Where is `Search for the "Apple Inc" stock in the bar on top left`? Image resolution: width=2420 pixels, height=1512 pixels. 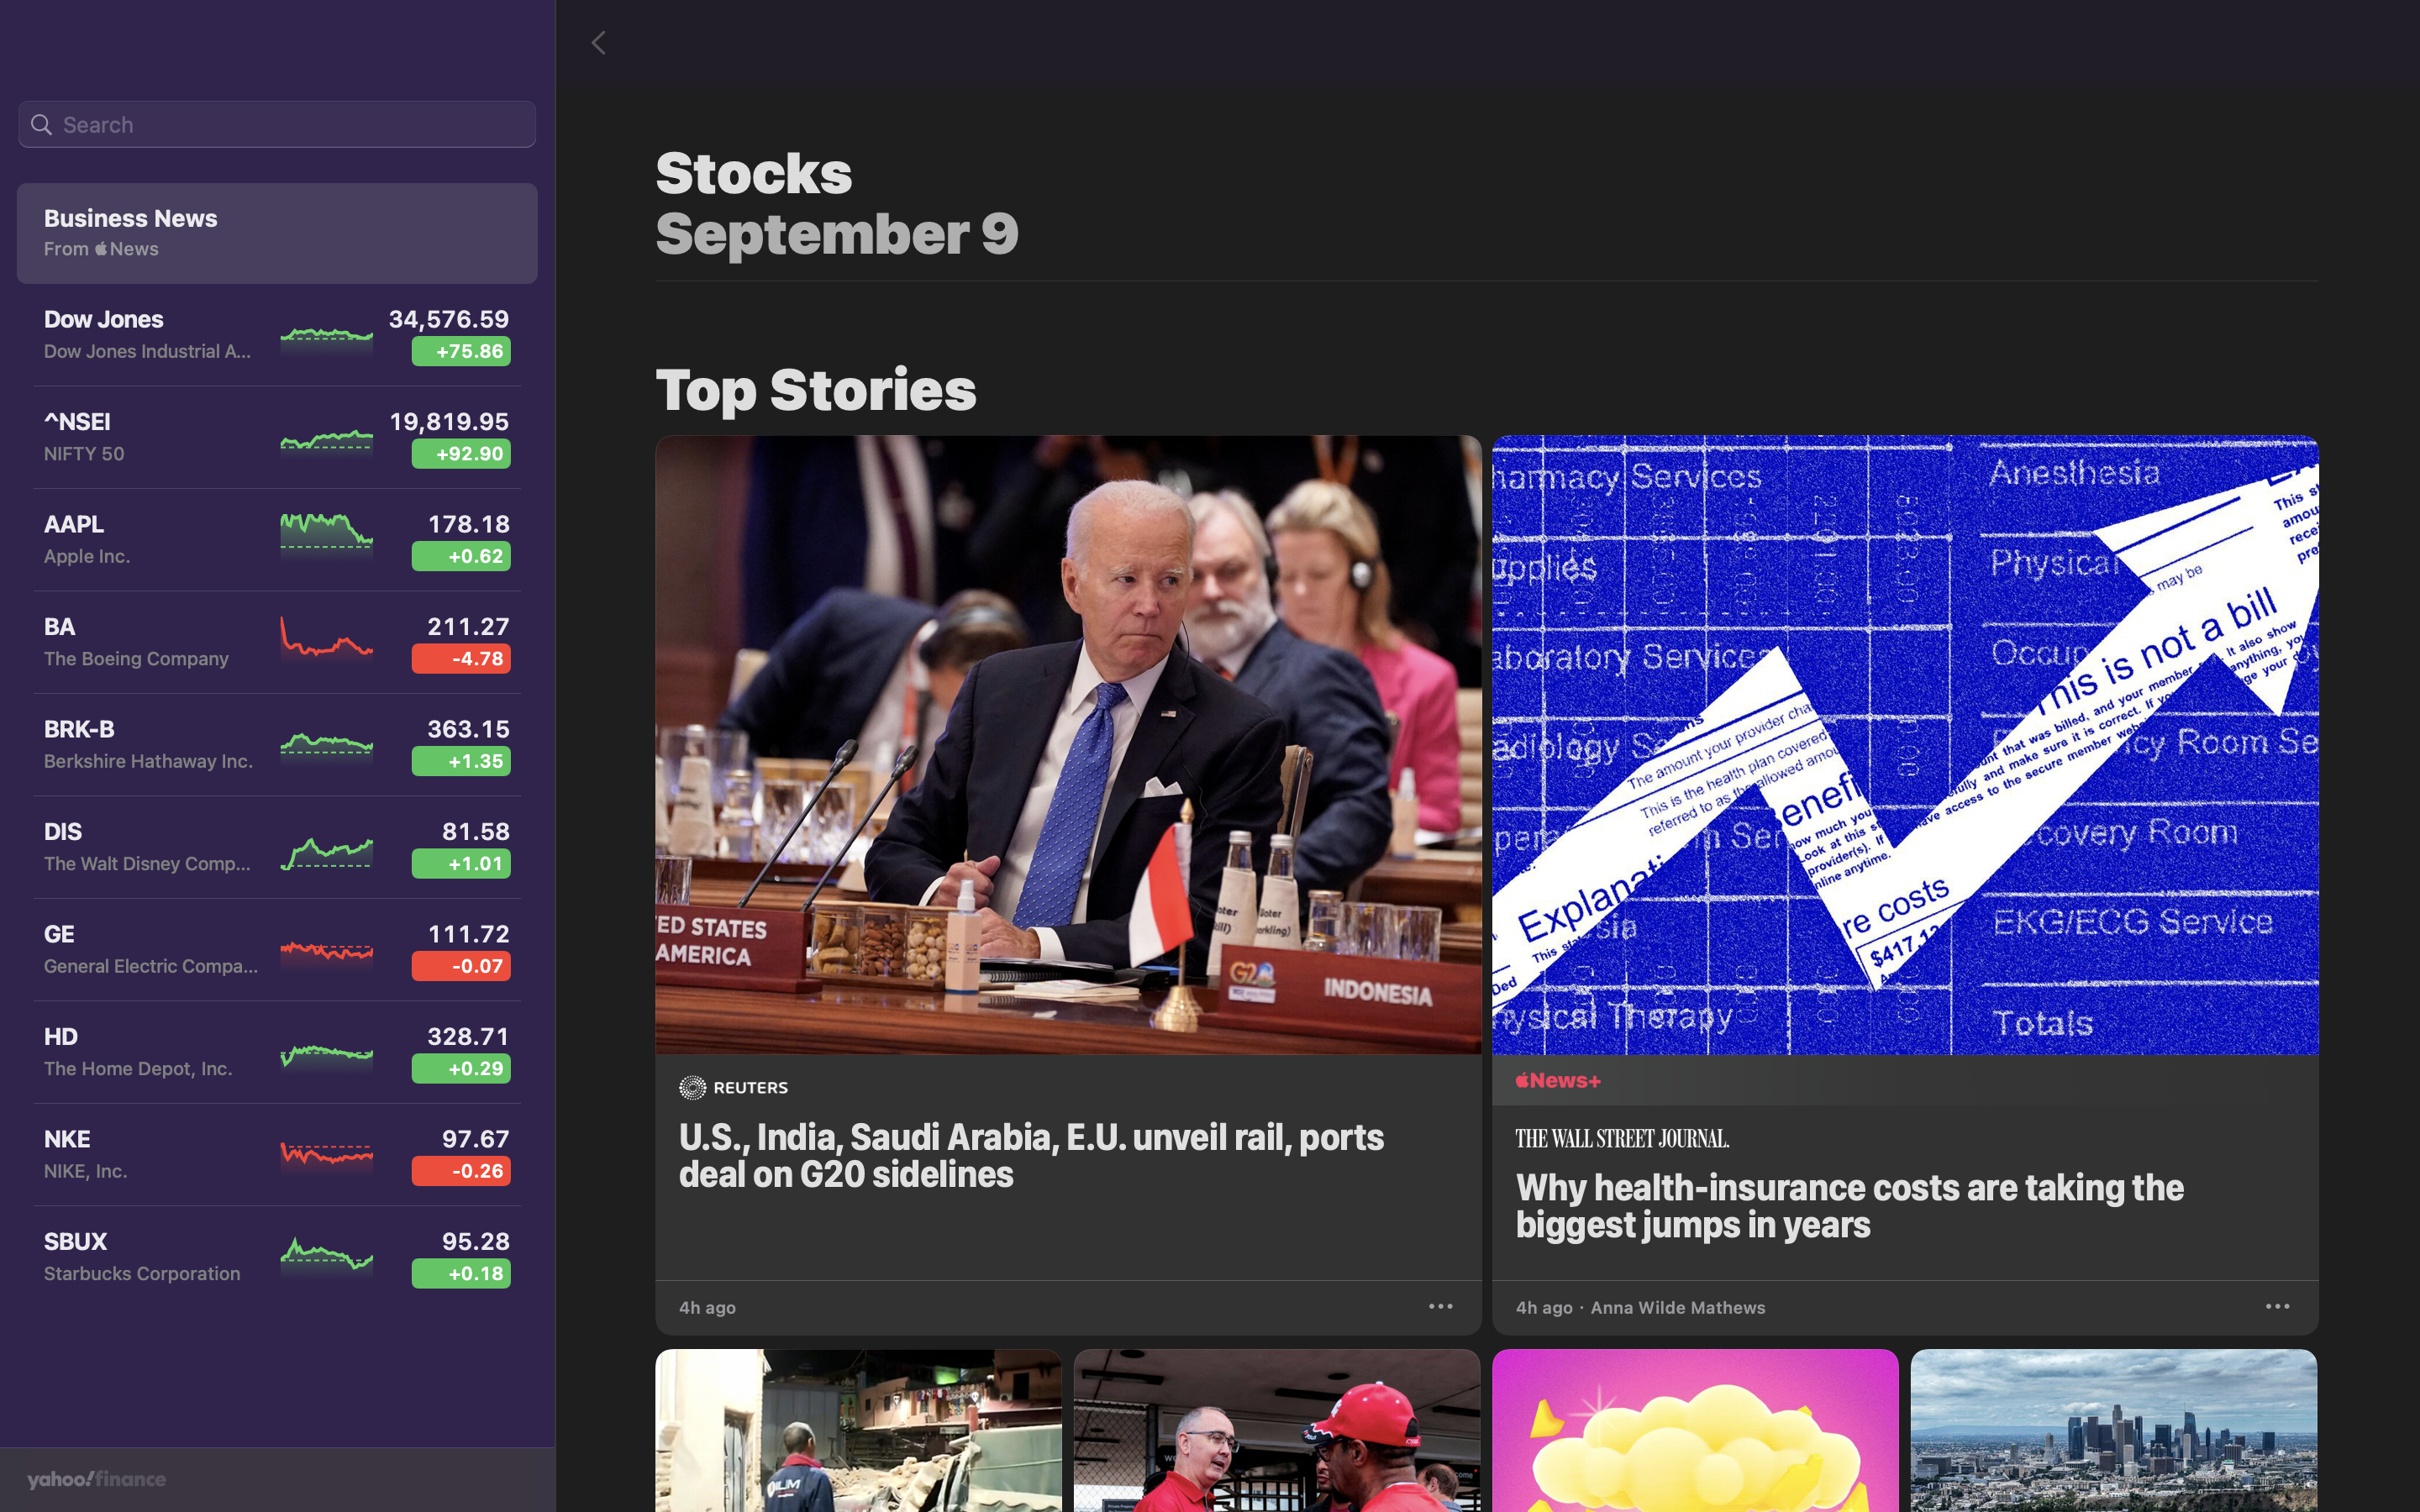 Search for the "Apple Inc" stock in the bar on top left is located at coordinates (276, 125).